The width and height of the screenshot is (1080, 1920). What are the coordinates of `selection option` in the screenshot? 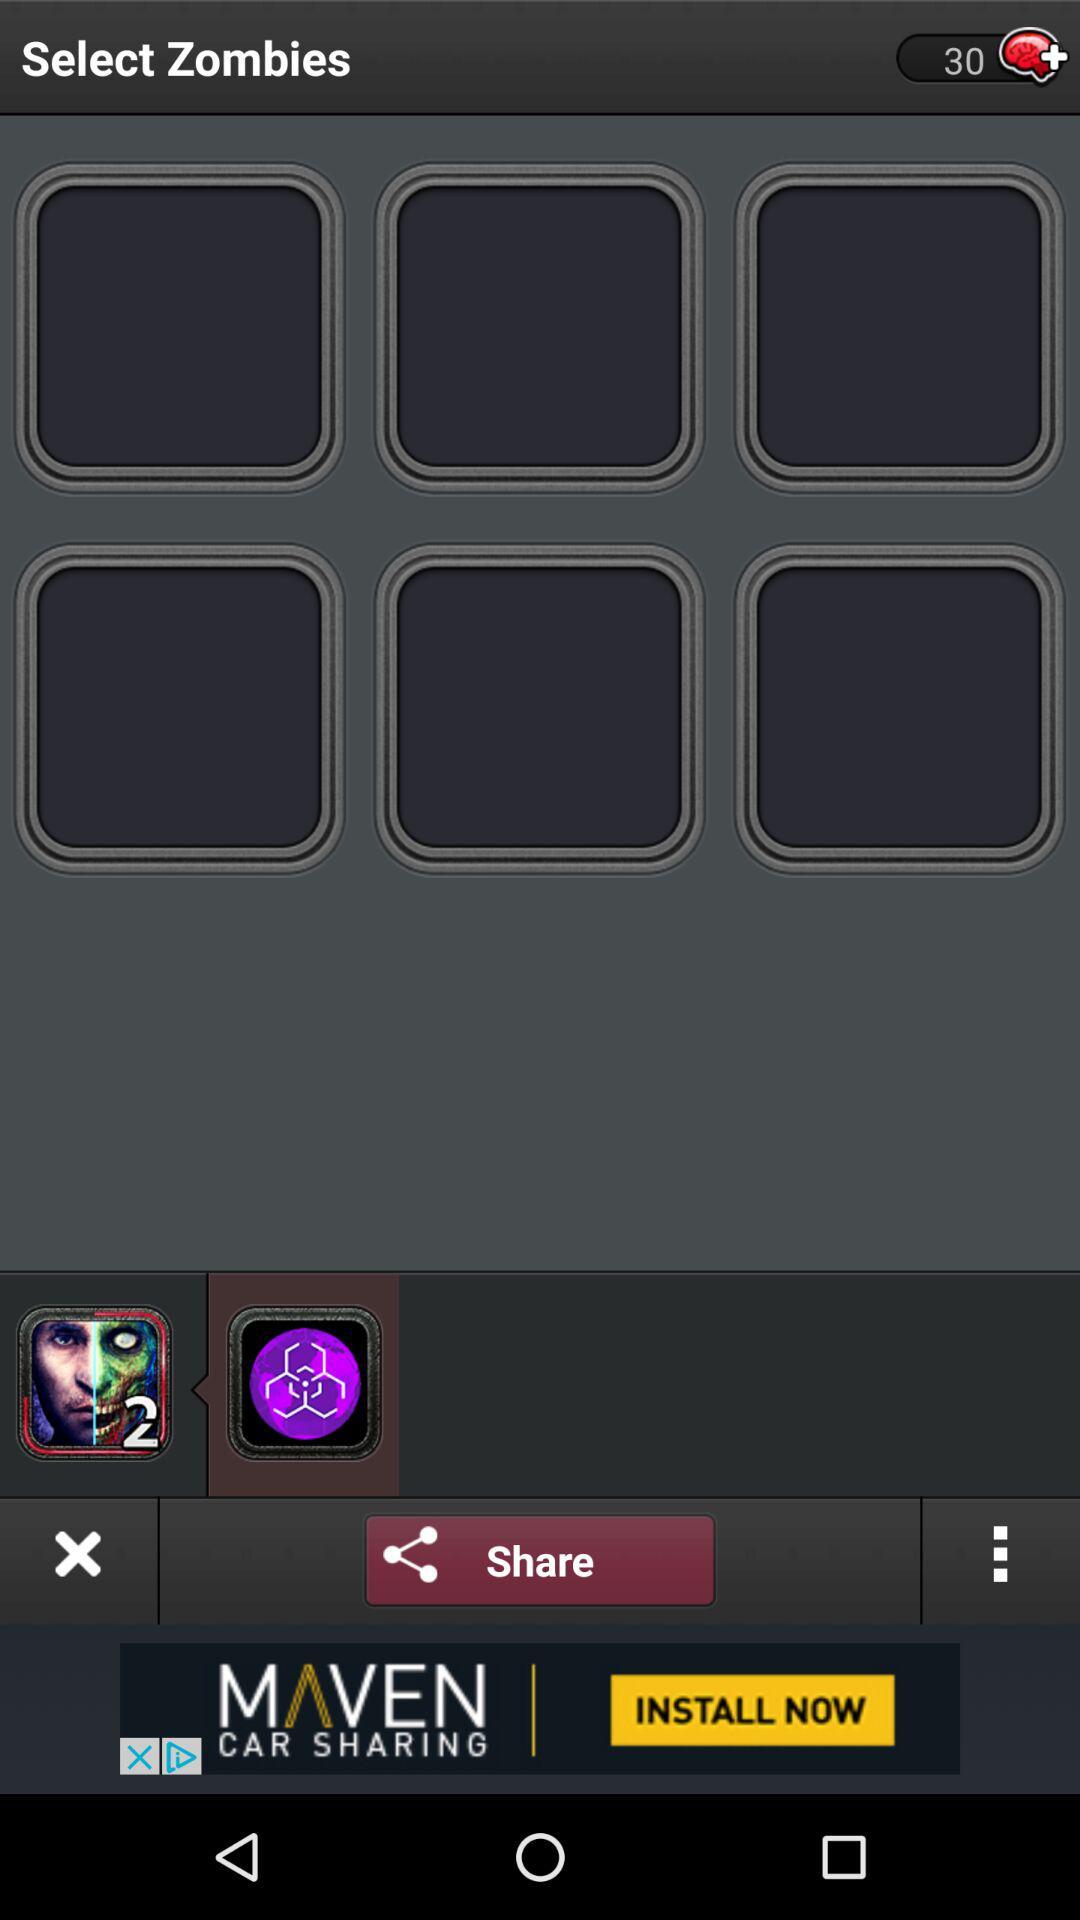 It's located at (898, 326).